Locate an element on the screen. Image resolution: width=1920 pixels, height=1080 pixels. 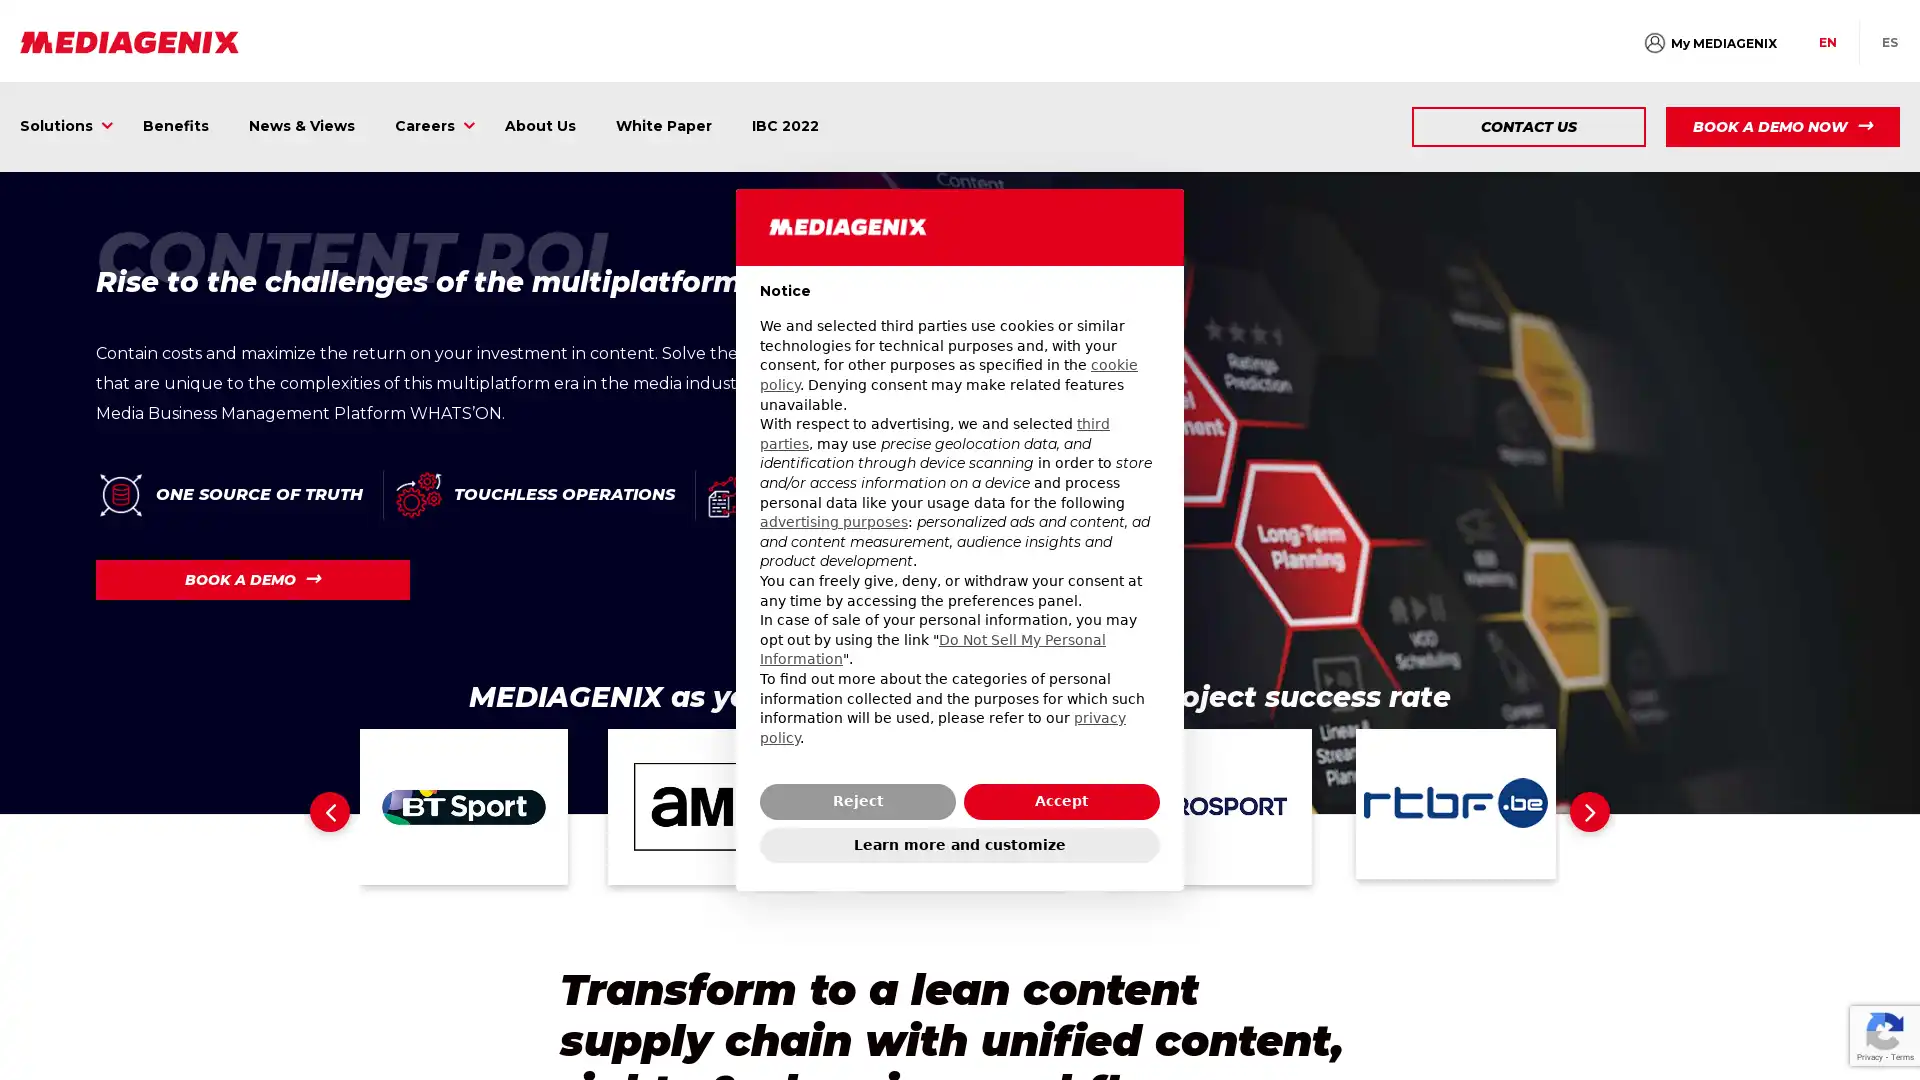
Learn more and customize is located at coordinates (960, 844).